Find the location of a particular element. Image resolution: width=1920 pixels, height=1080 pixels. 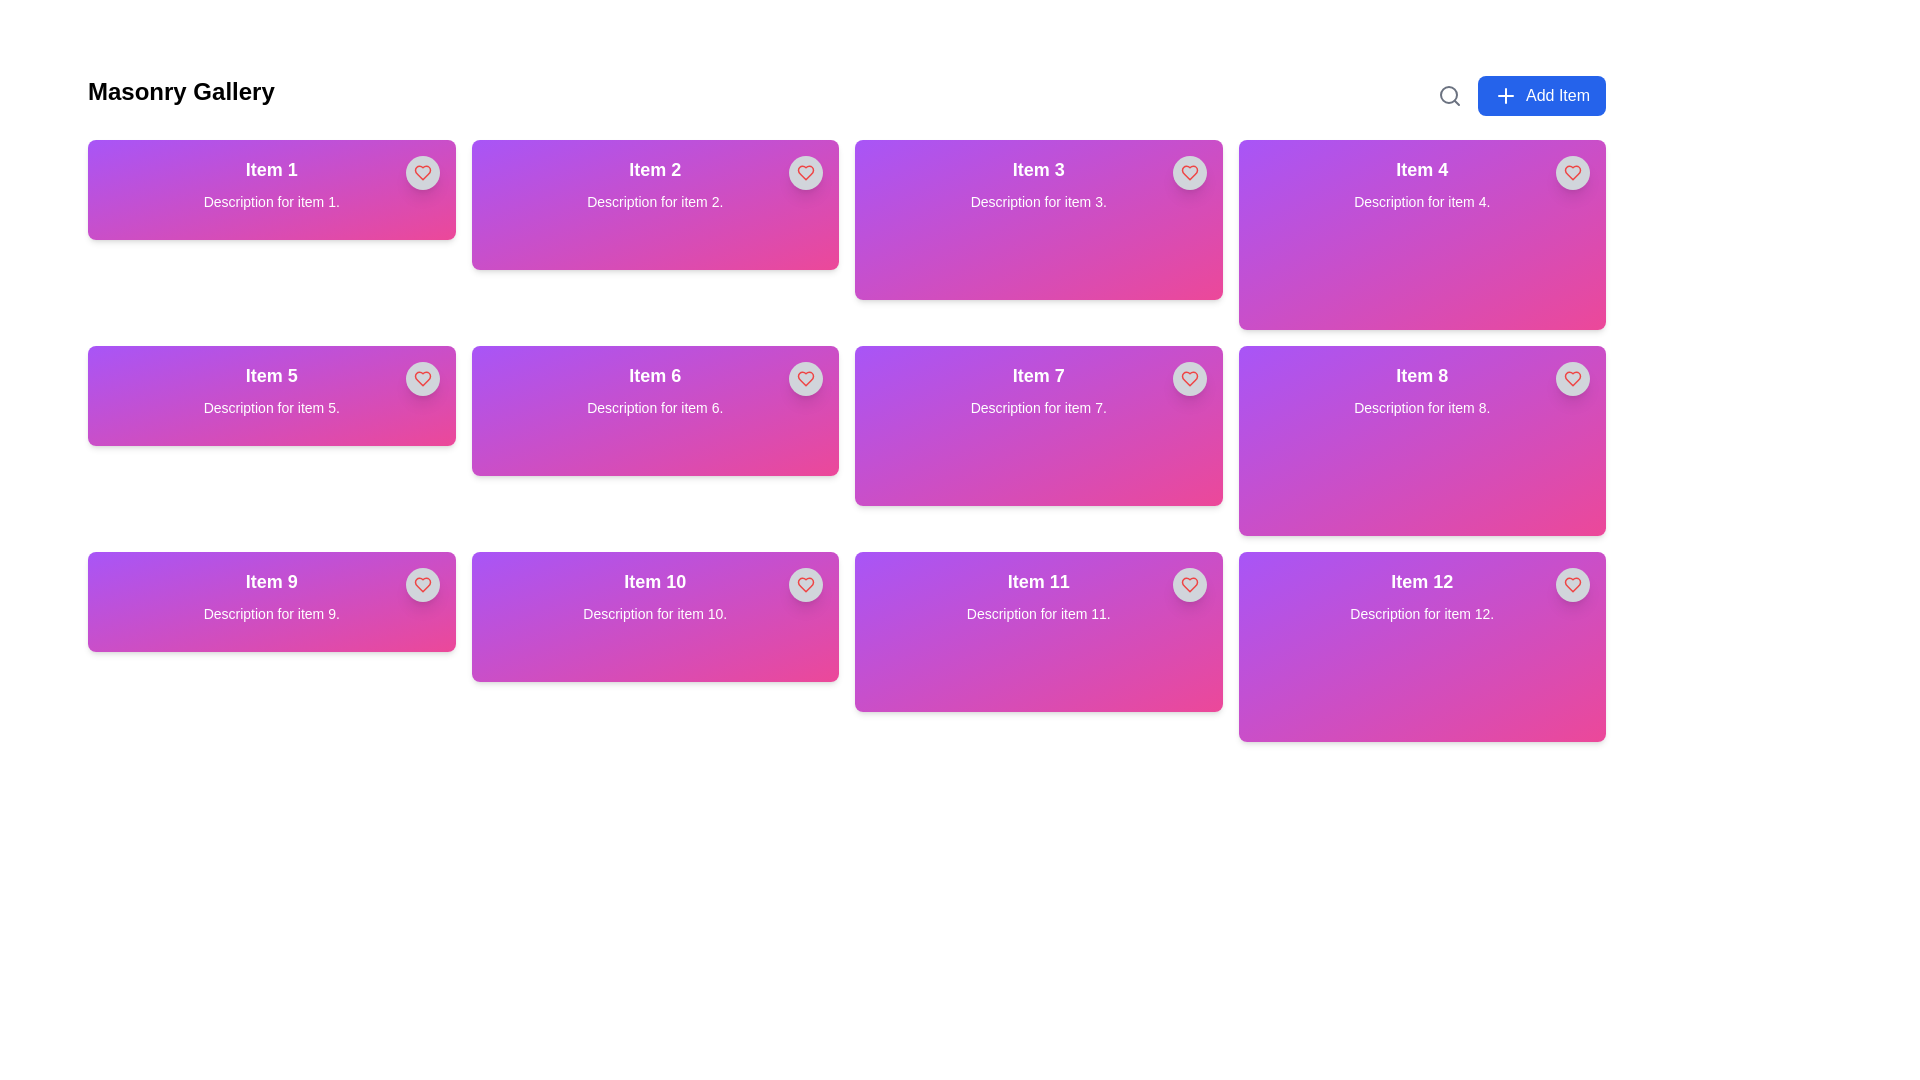

the text label 'Description for item 10.' which is styled in a smaller font and located inside the vibrant card in the third row, second column of the grid is located at coordinates (655, 612).